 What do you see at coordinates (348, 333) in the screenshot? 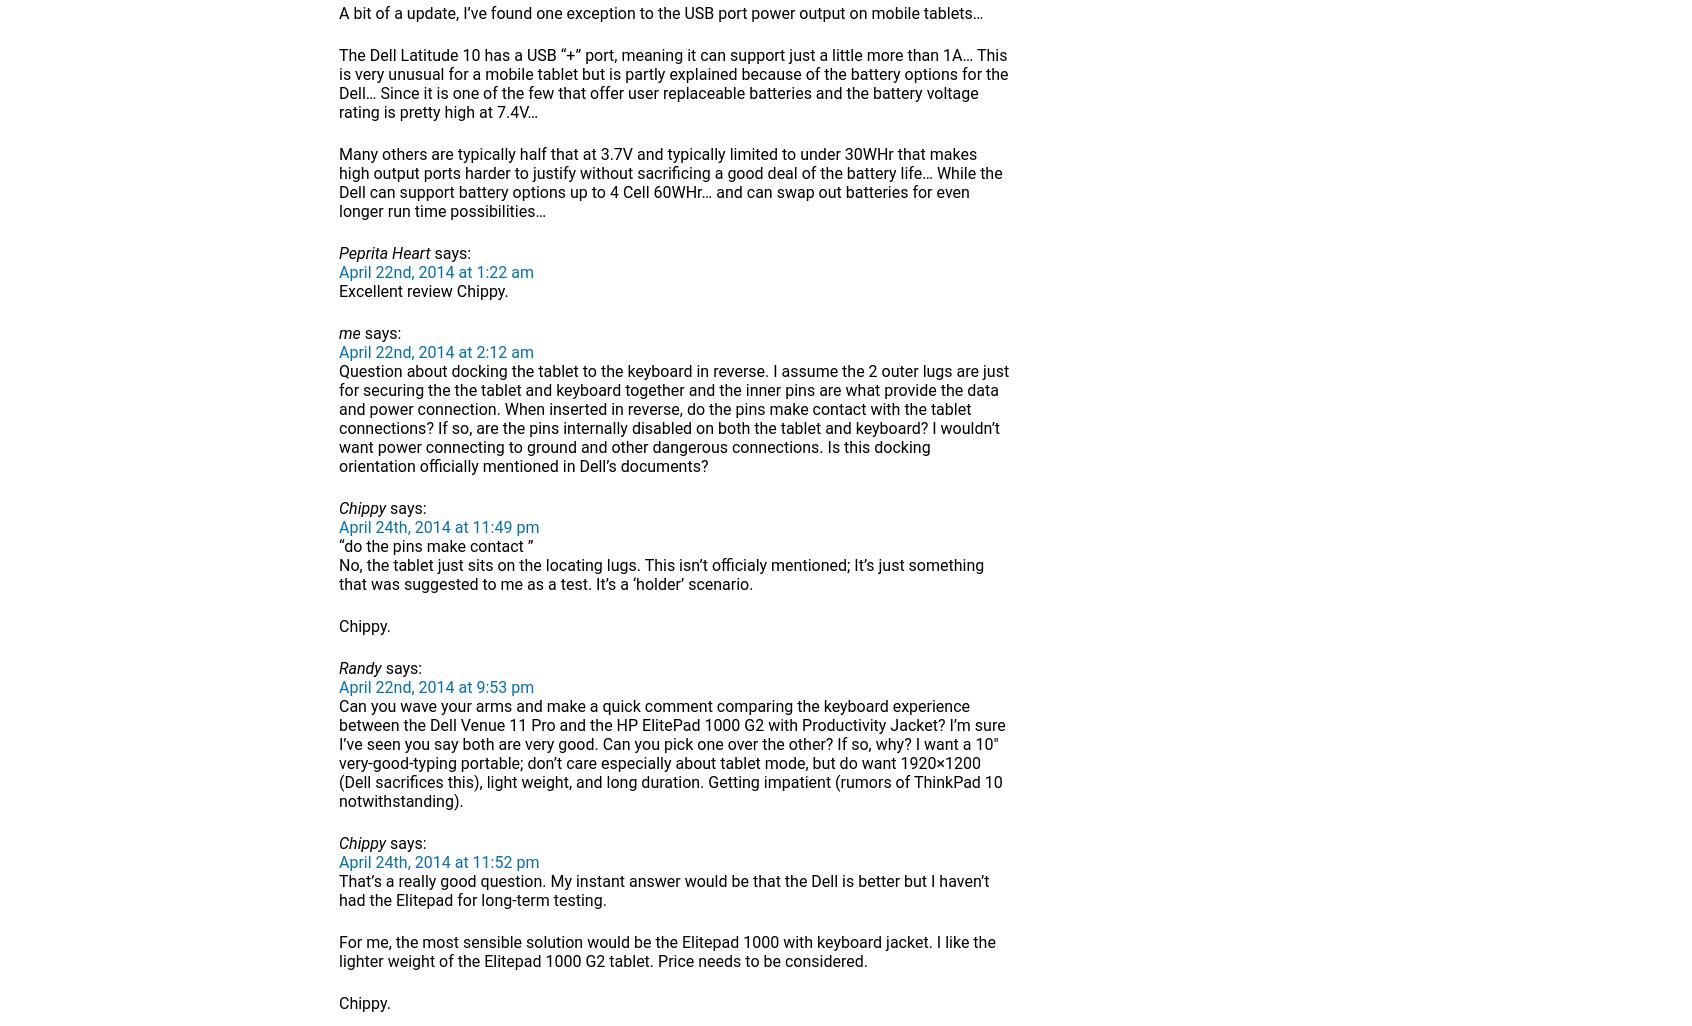
I see `'me'` at bounding box center [348, 333].